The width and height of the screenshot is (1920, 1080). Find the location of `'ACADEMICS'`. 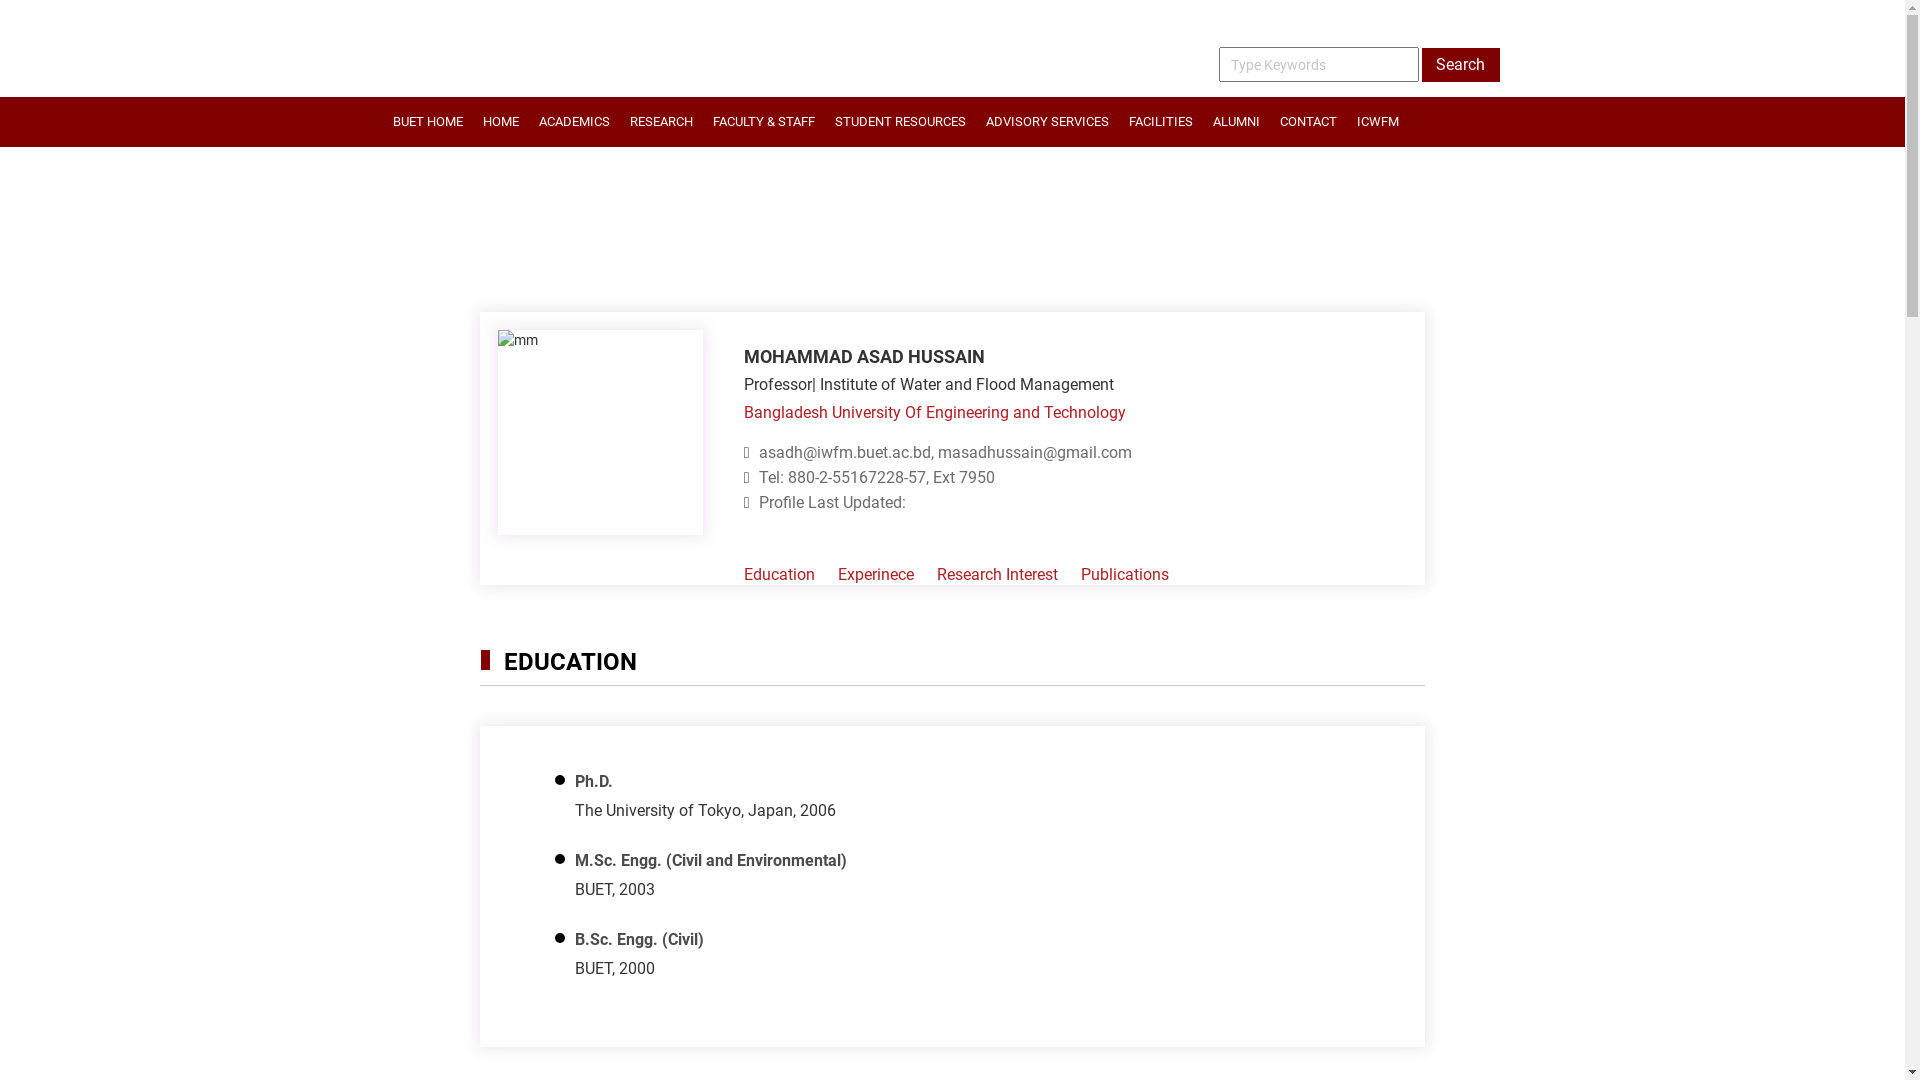

'ACADEMICS' is located at coordinates (572, 122).